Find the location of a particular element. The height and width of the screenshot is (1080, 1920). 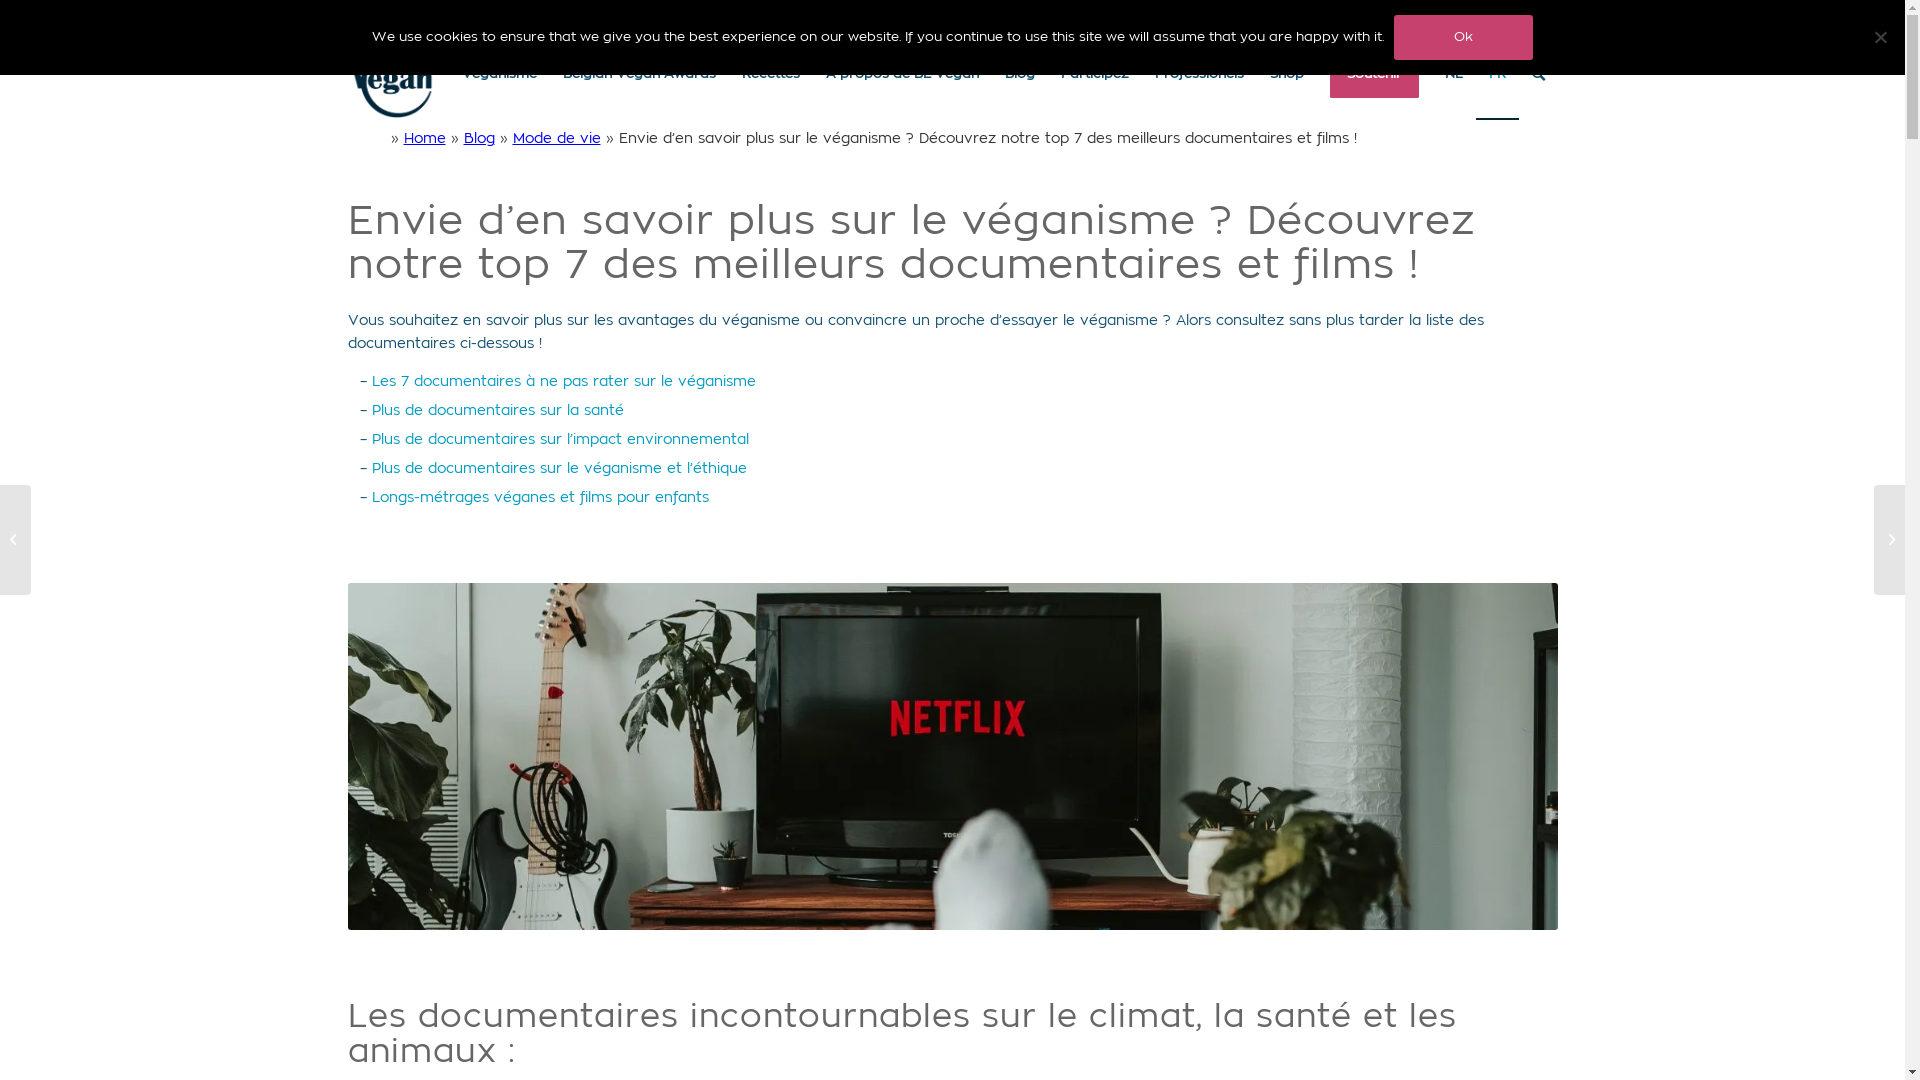

'A propos de BE Vegan' is located at coordinates (900, 73).